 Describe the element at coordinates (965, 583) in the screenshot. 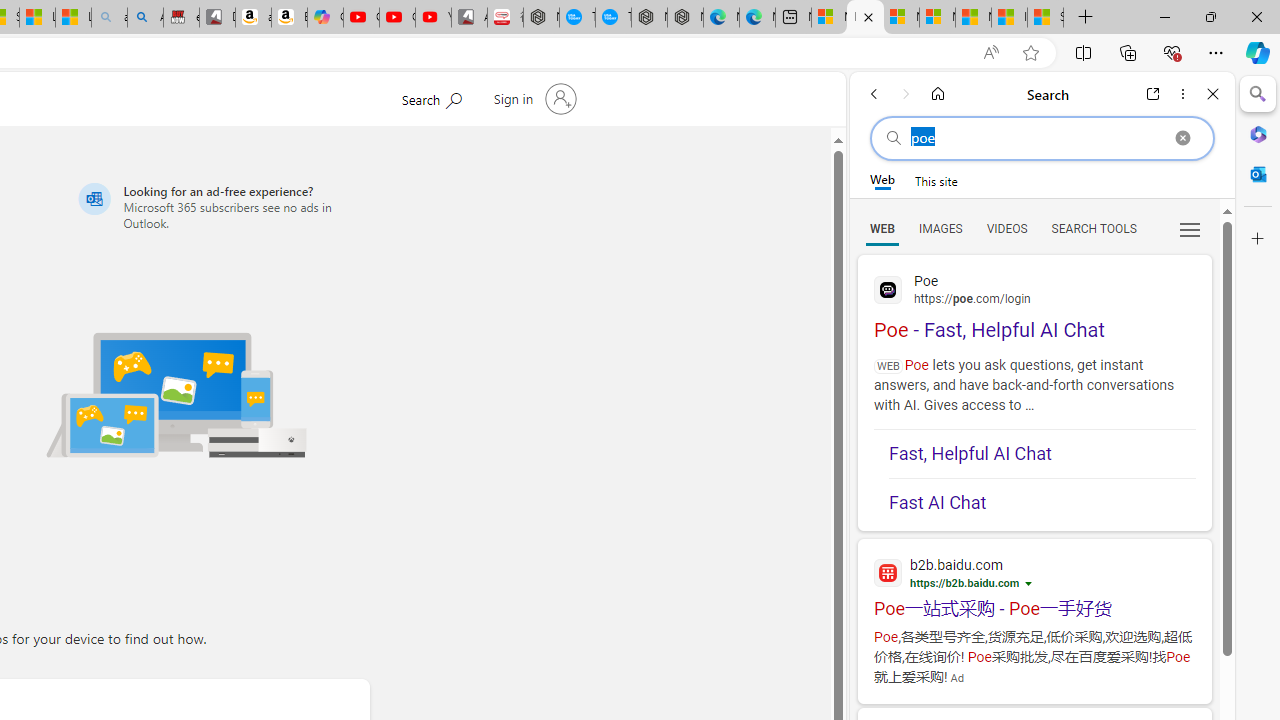

I see `'https://b2b.baidu.com'` at that location.